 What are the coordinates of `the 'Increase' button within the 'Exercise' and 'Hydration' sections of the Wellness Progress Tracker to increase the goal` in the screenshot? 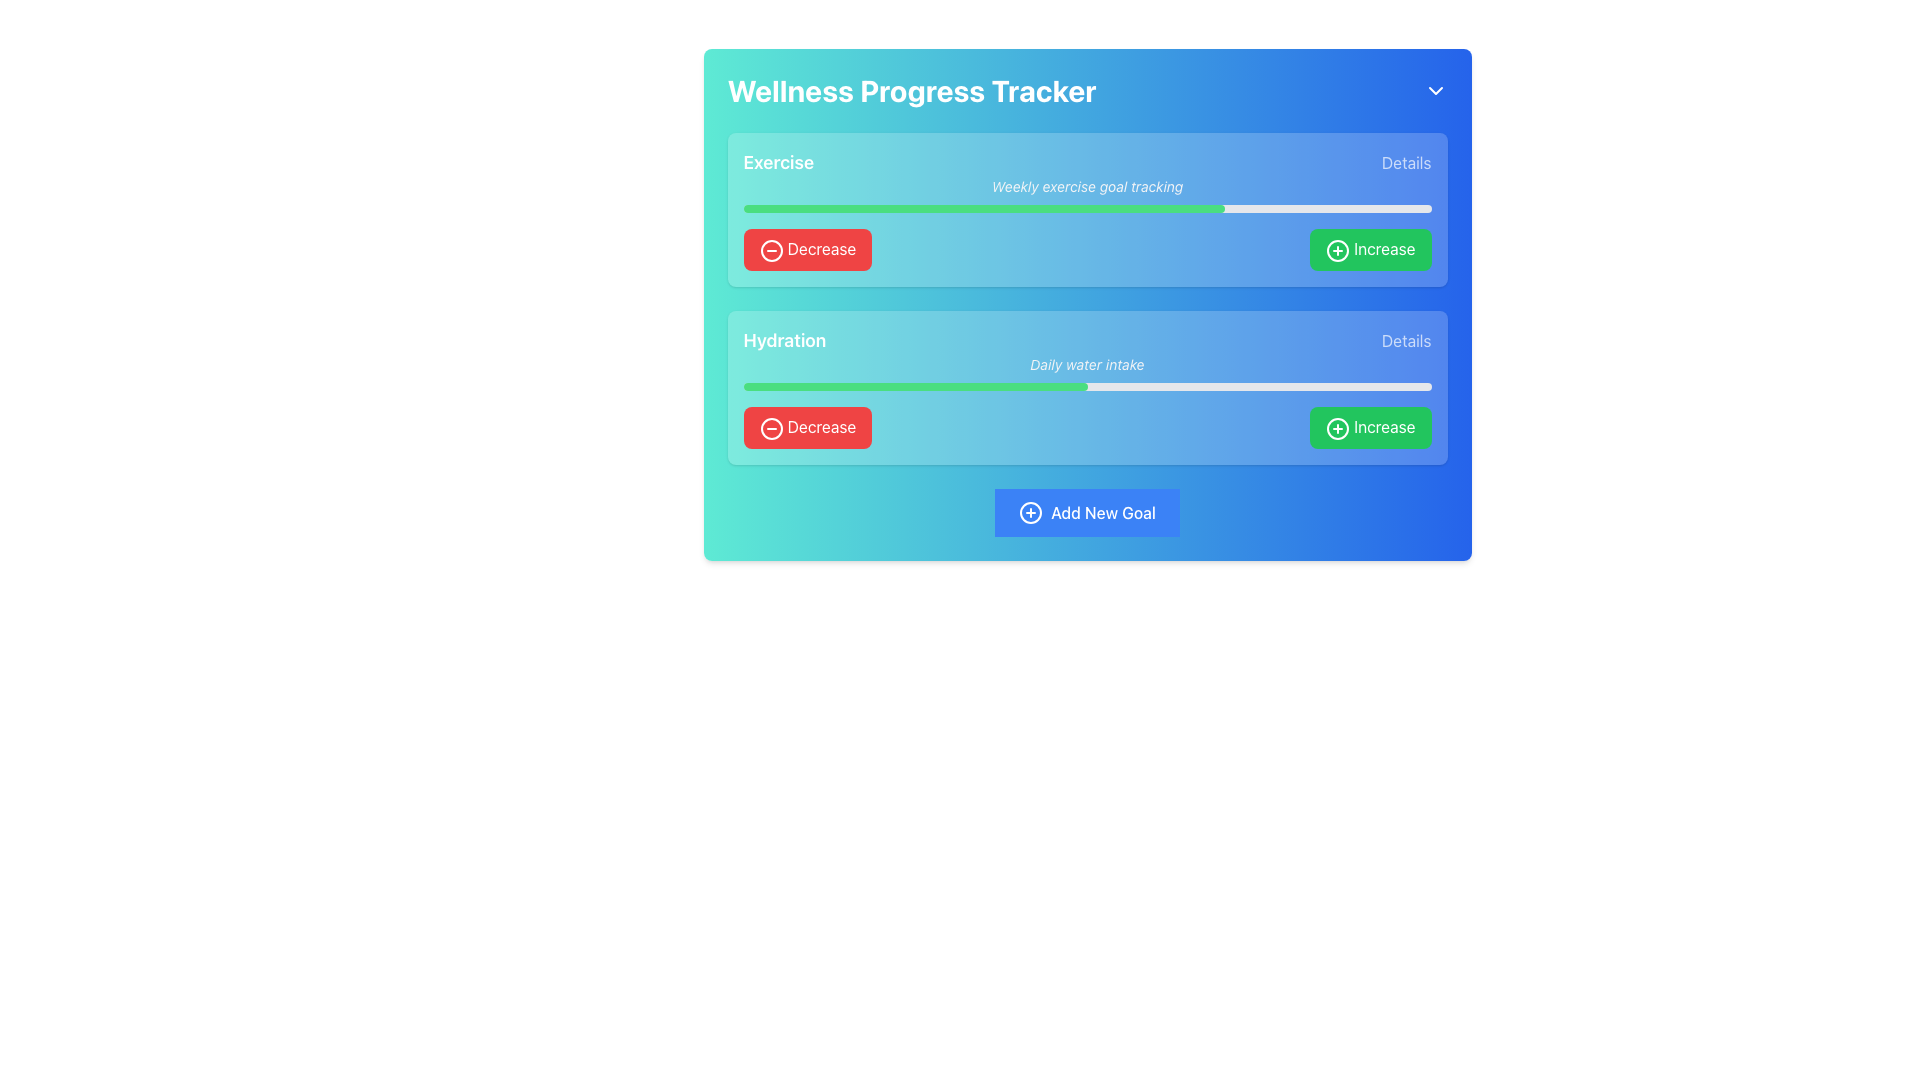 It's located at (1086, 298).